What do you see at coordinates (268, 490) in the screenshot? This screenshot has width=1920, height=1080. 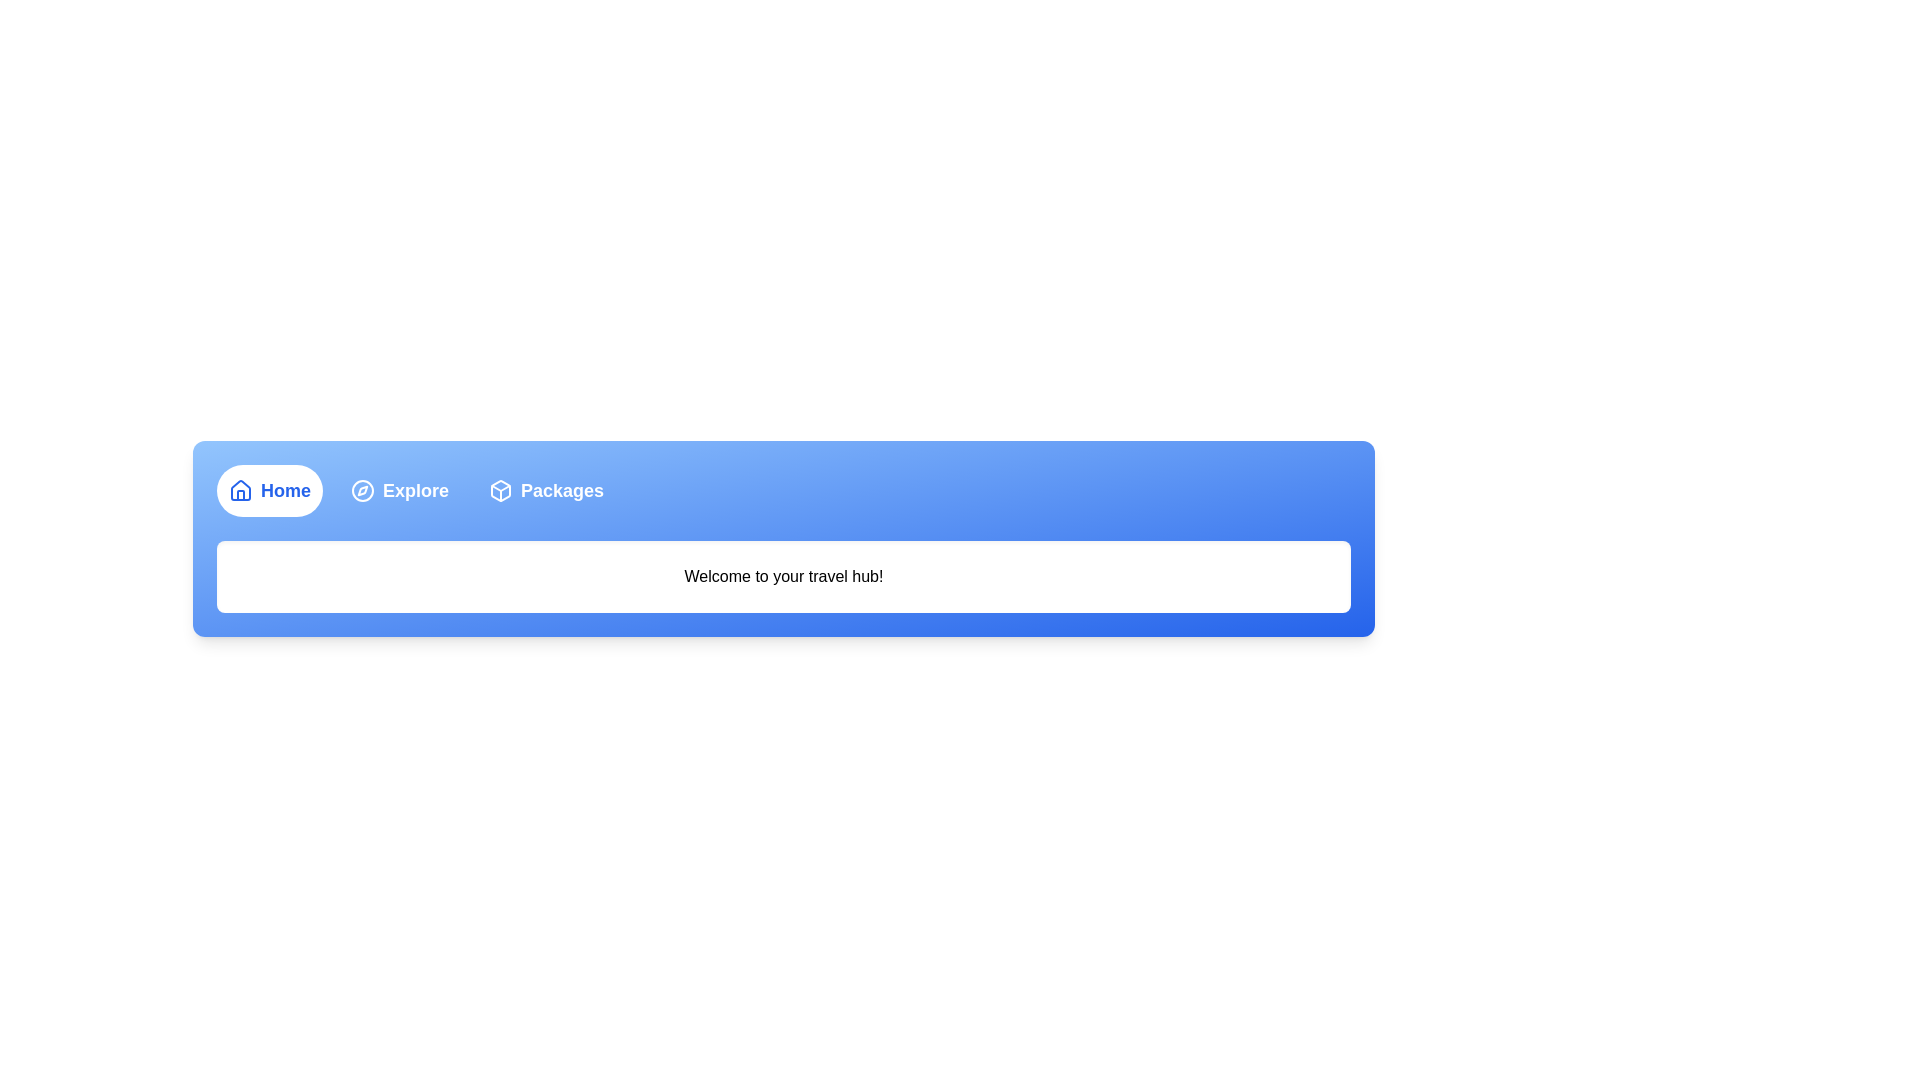 I see `the Home tab by clicking its respective button` at bounding box center [268, 490].